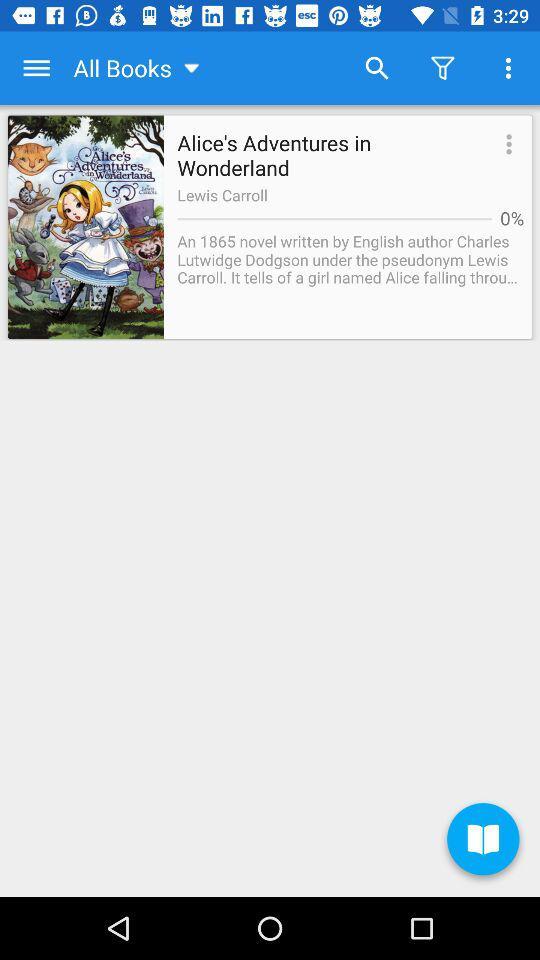 This screenshot has height=960, width=540. I want to click on all books app, so click(137, 68).